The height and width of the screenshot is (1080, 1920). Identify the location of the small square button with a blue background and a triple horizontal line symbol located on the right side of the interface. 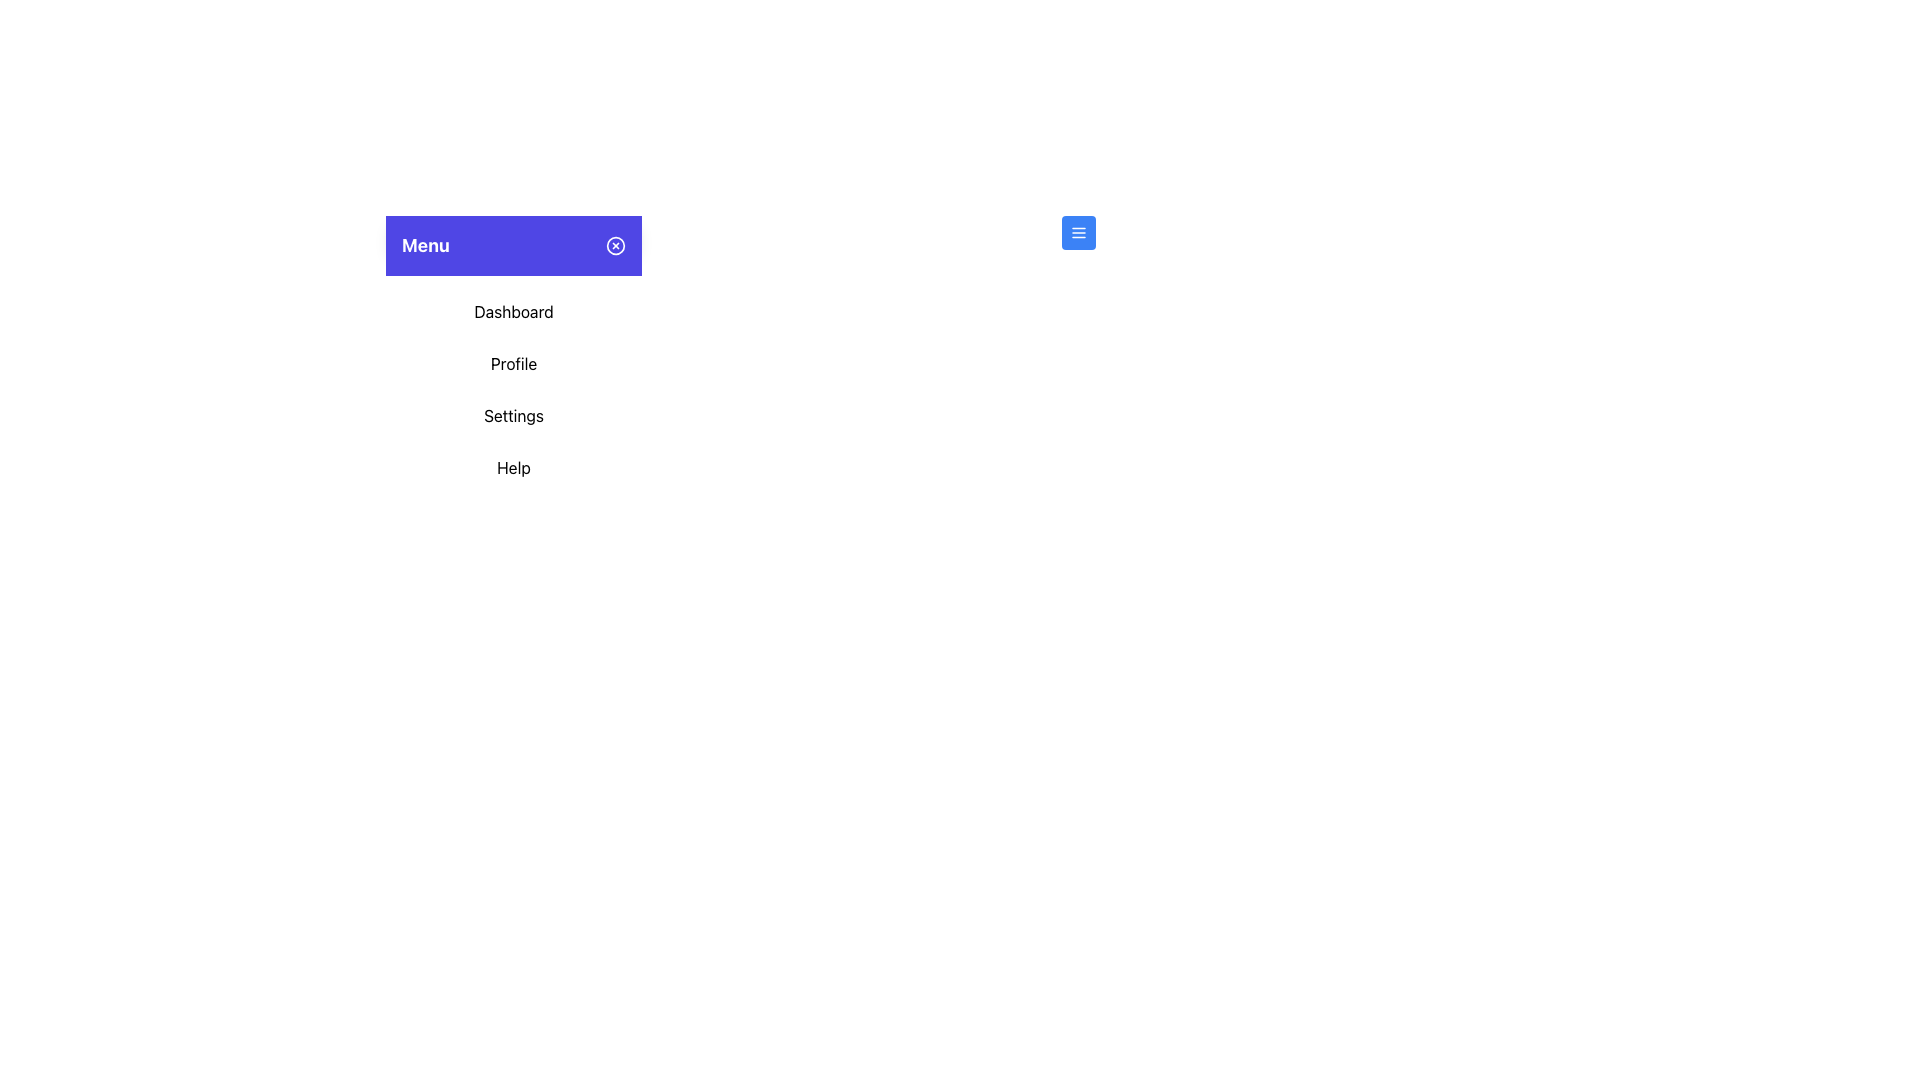
(1077, 231).